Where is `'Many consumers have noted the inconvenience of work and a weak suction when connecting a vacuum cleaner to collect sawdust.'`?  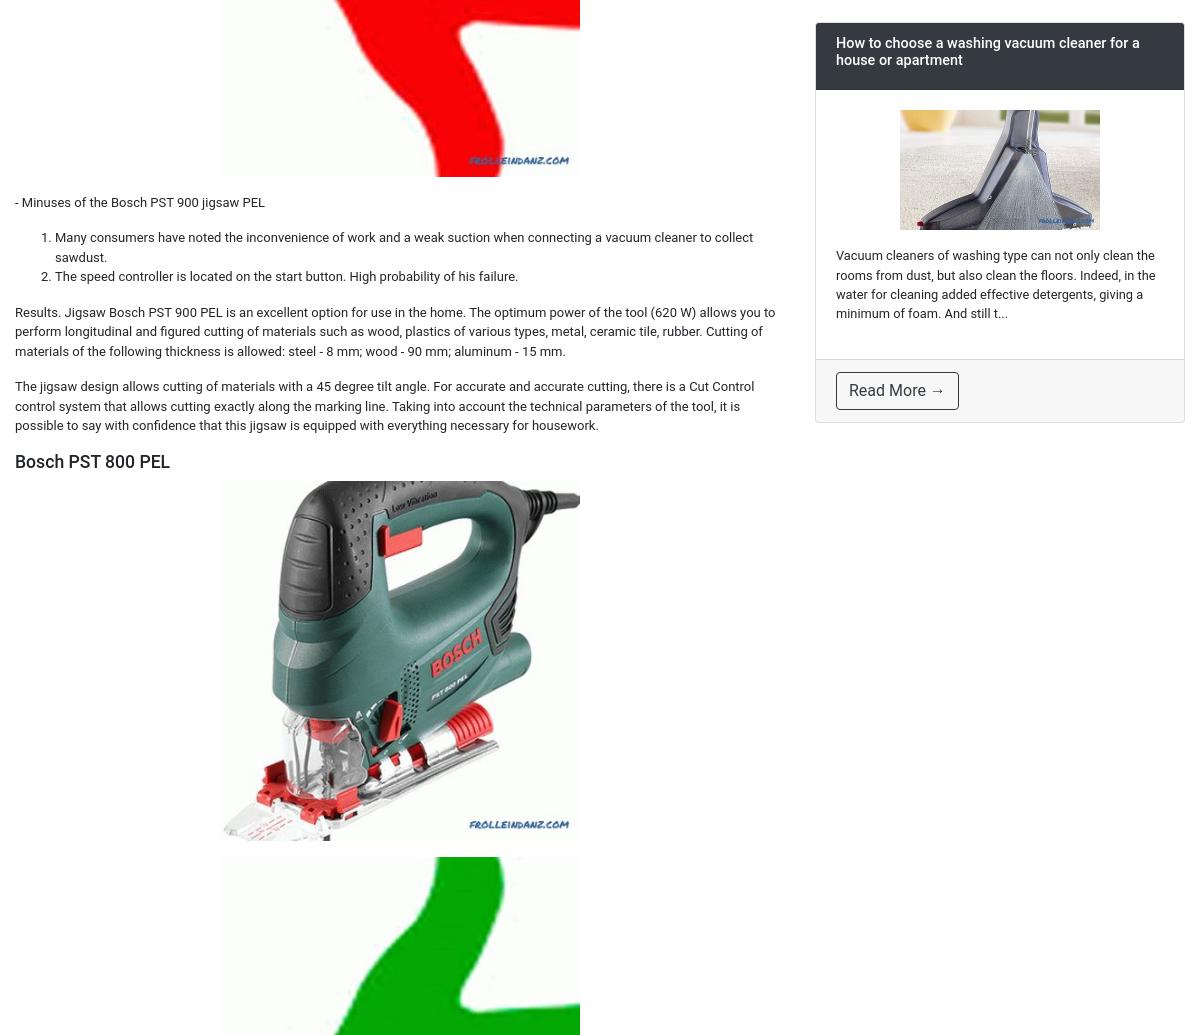 'Many consumers have noted the inconvenience of work and a weak suction when connecting a vacuum cleaner to collect sawdust.' is located at coordinates (404, 246).